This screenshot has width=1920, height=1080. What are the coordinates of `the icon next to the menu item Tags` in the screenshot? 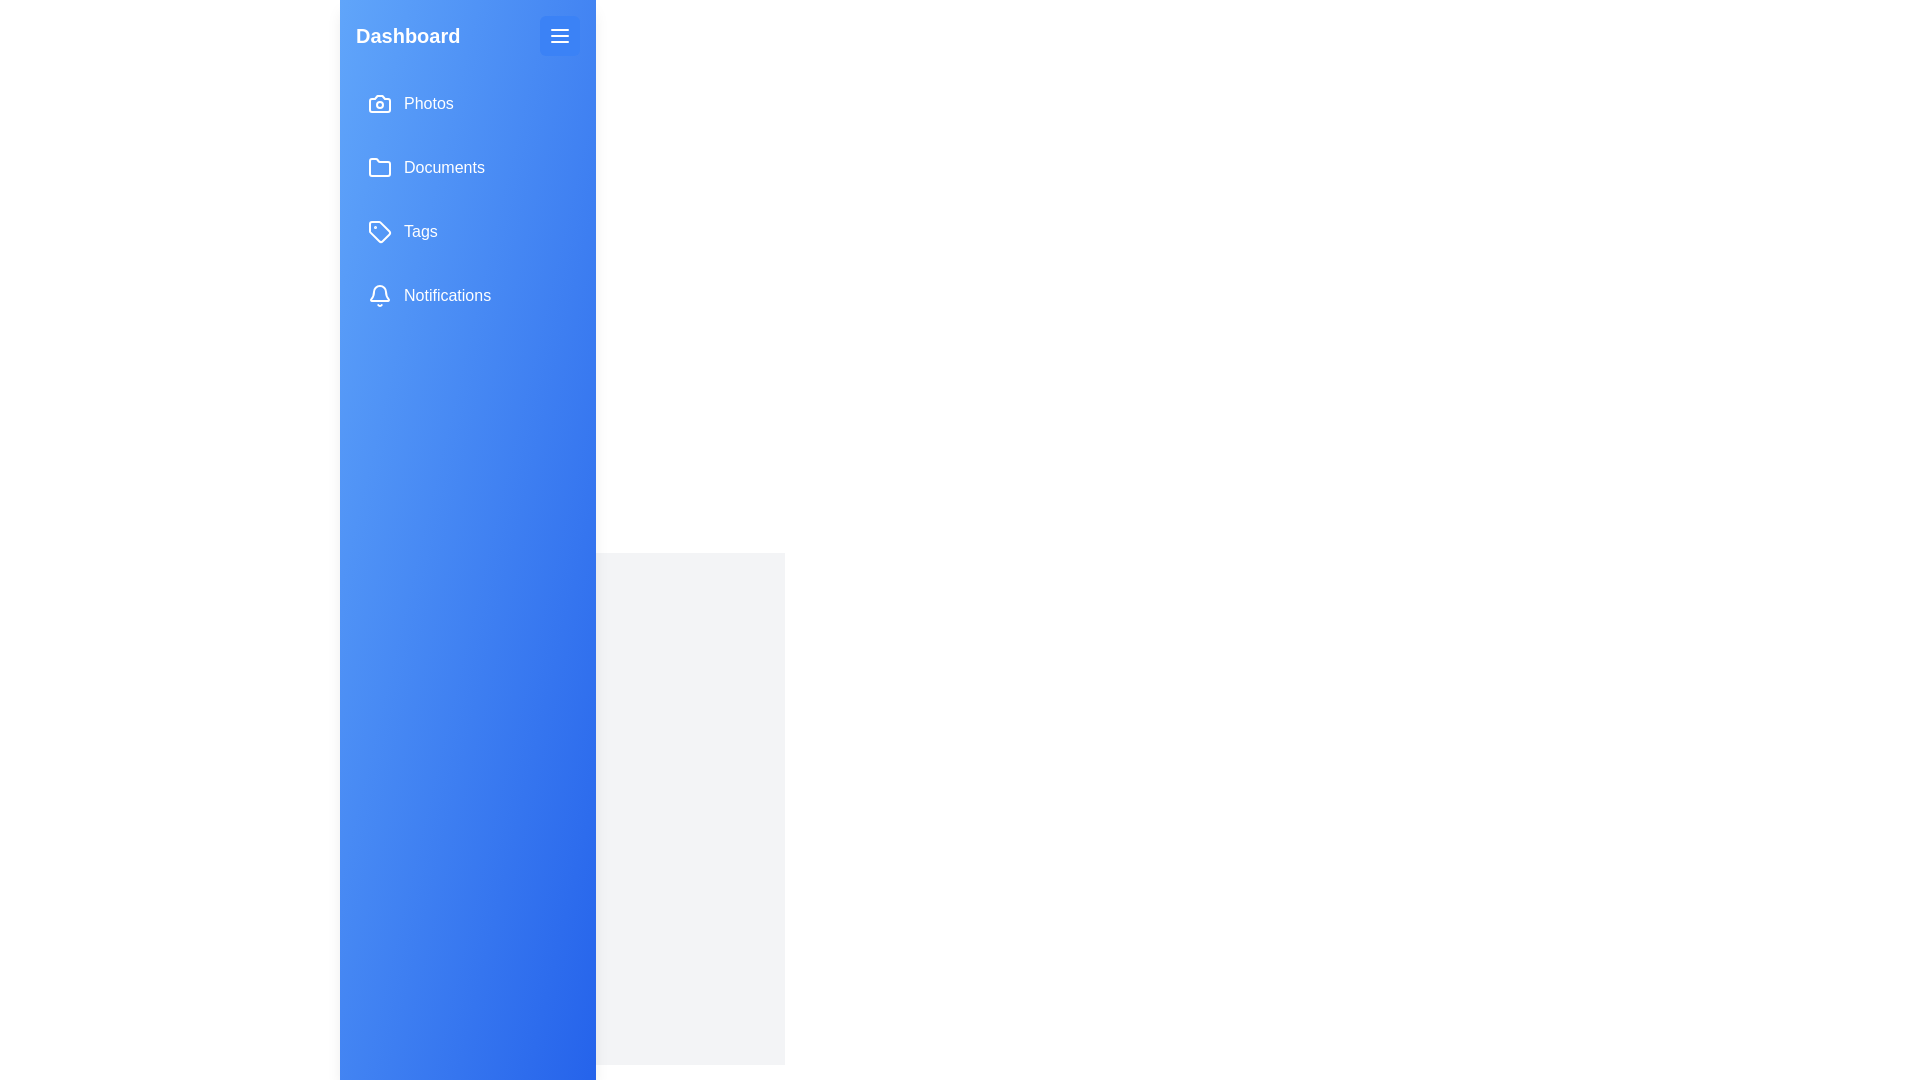 It's located at (379, 230).